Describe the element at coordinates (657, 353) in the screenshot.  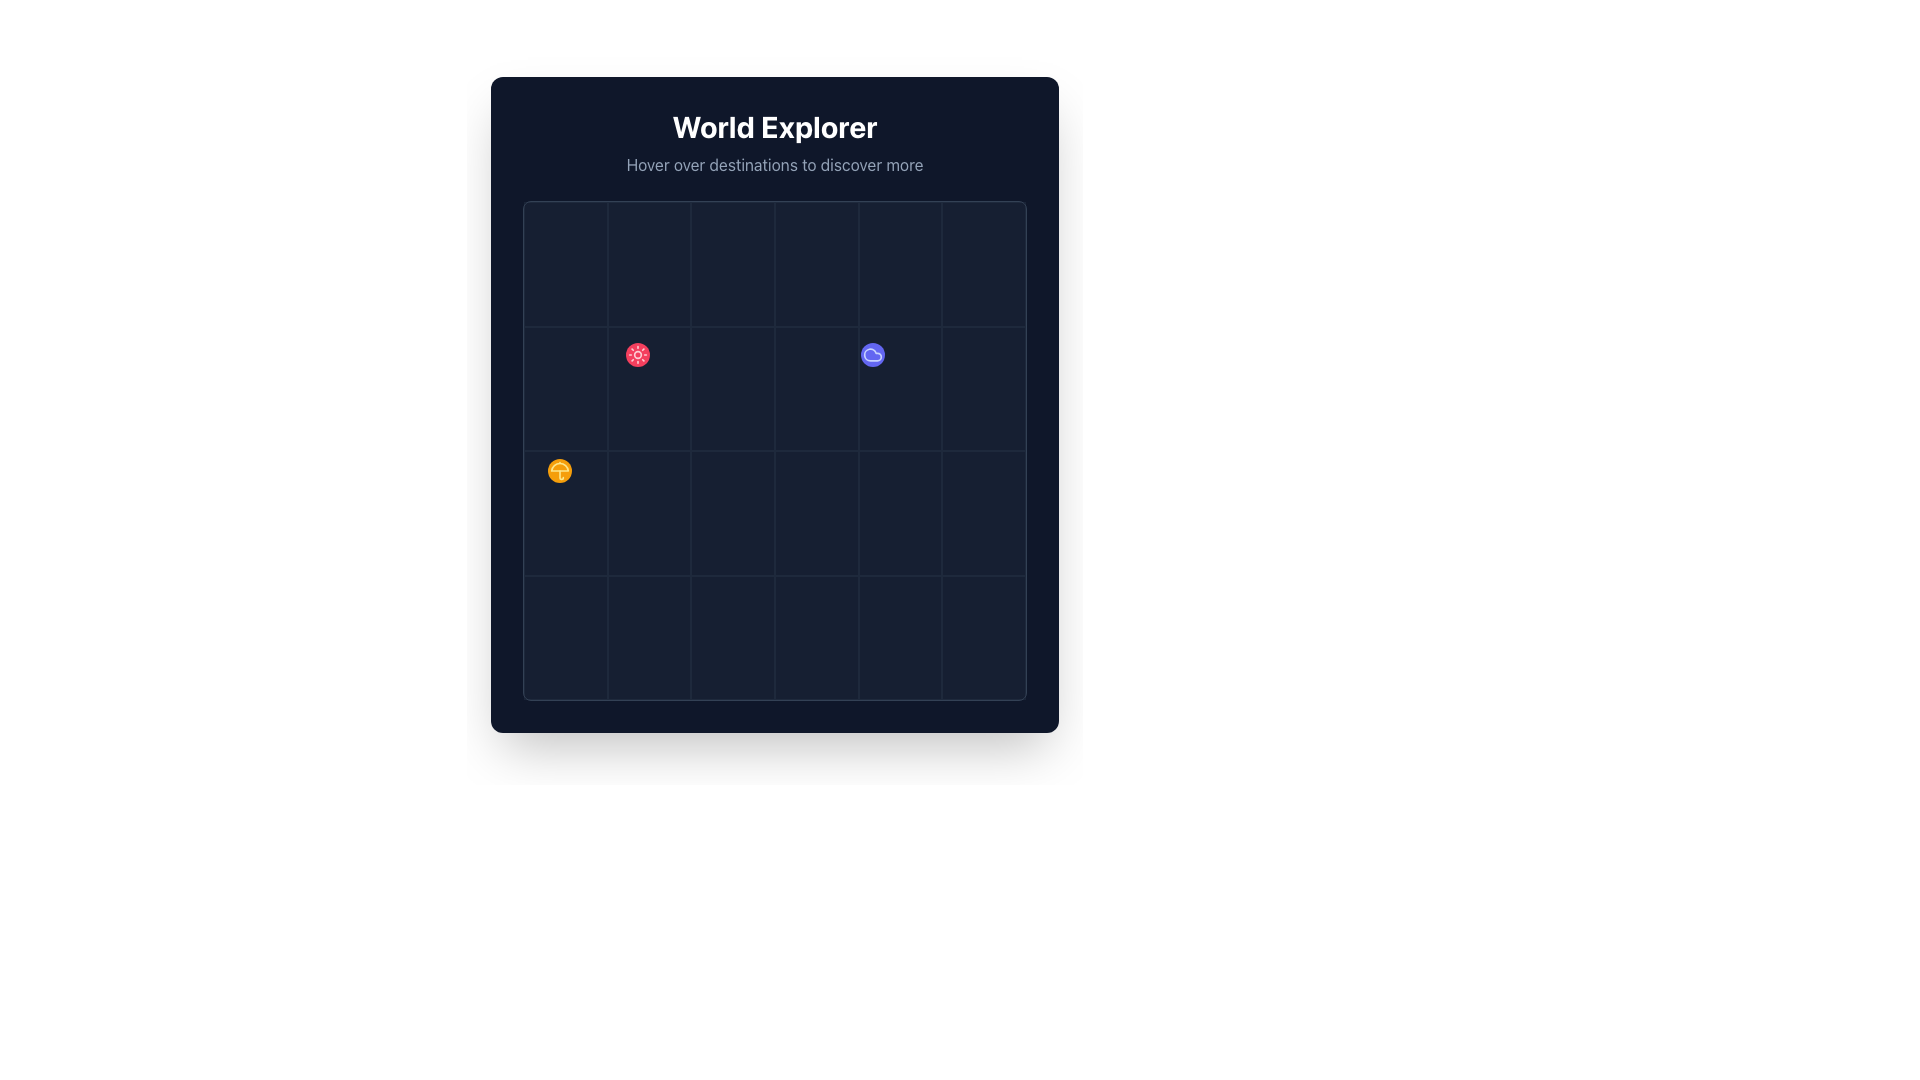
I see `the circular rose-red button with a sun-like icon located in the second column and second row of the grid layout` at that location.